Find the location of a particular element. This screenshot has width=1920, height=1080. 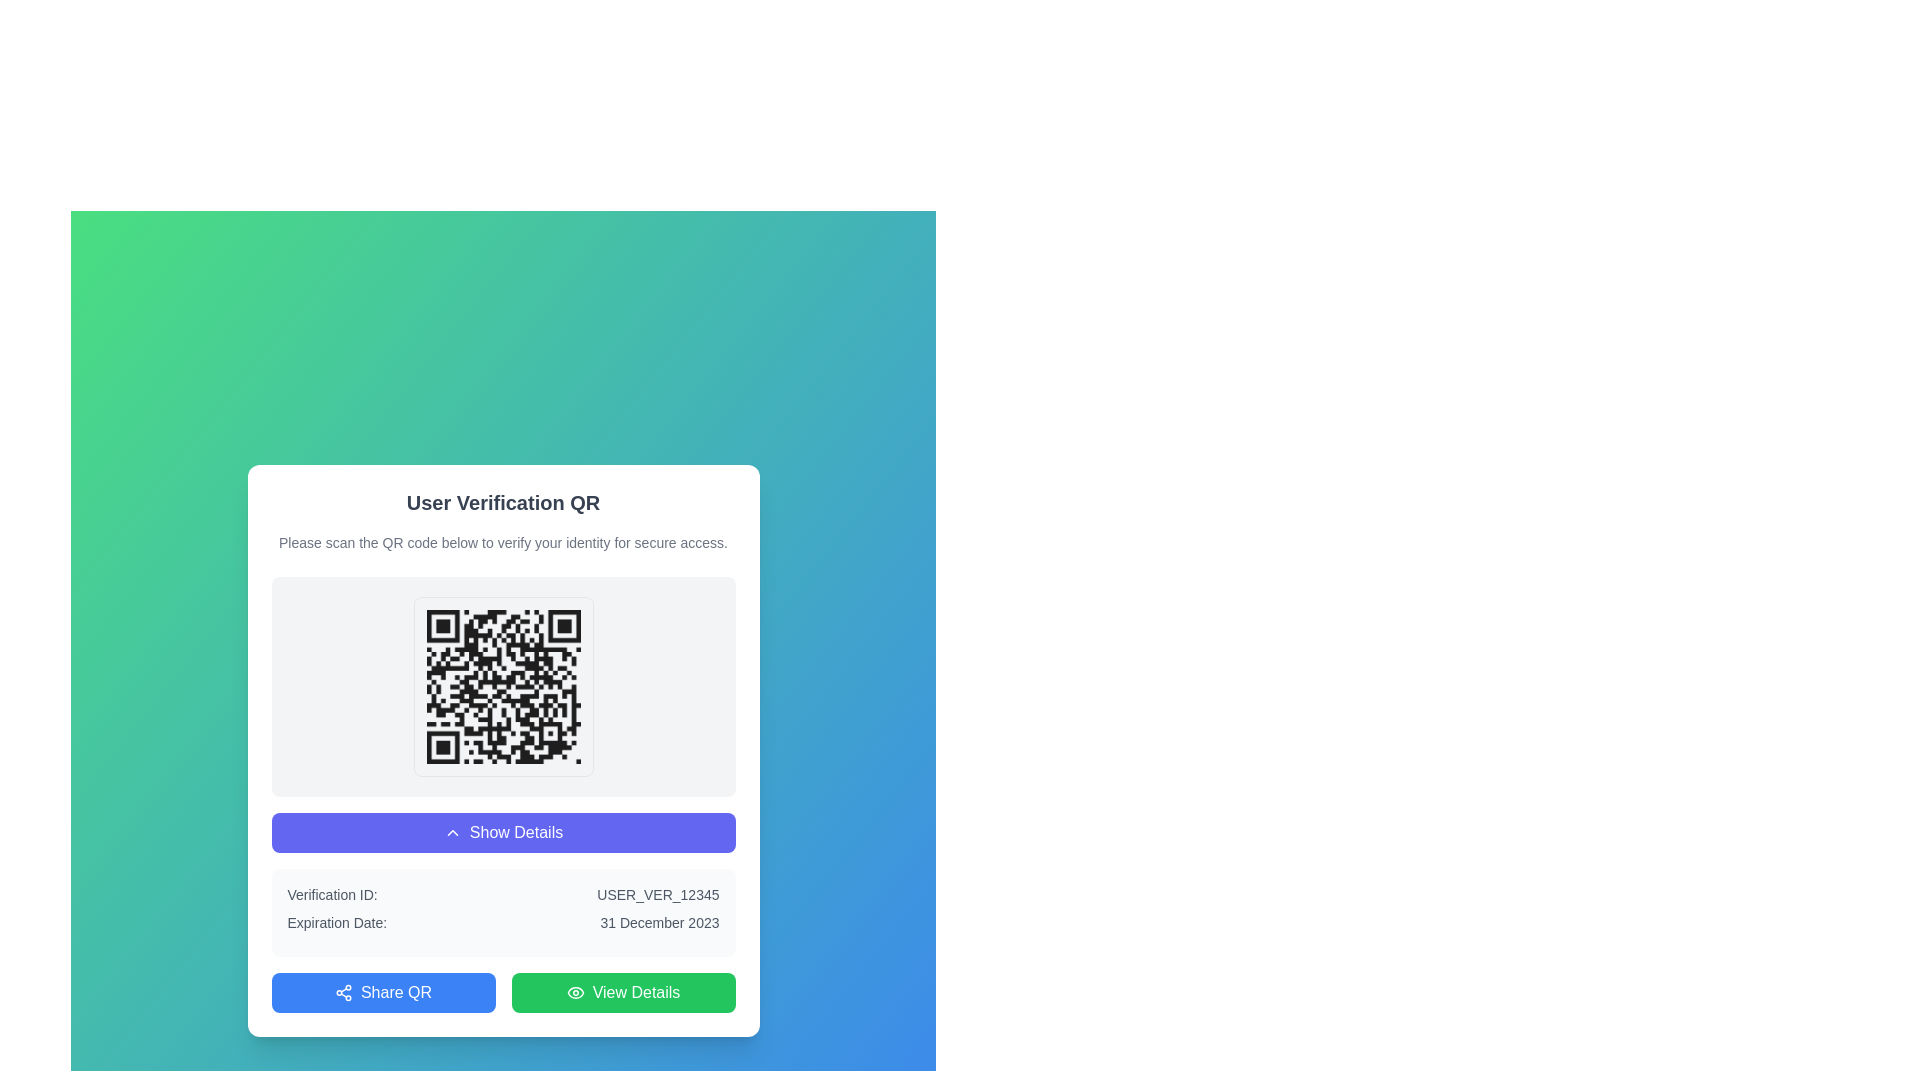

the text label displaying '31 December 2023', which is located next to the label 'Expiration Date:' in a modal interface is located at coordinates (659, 922).